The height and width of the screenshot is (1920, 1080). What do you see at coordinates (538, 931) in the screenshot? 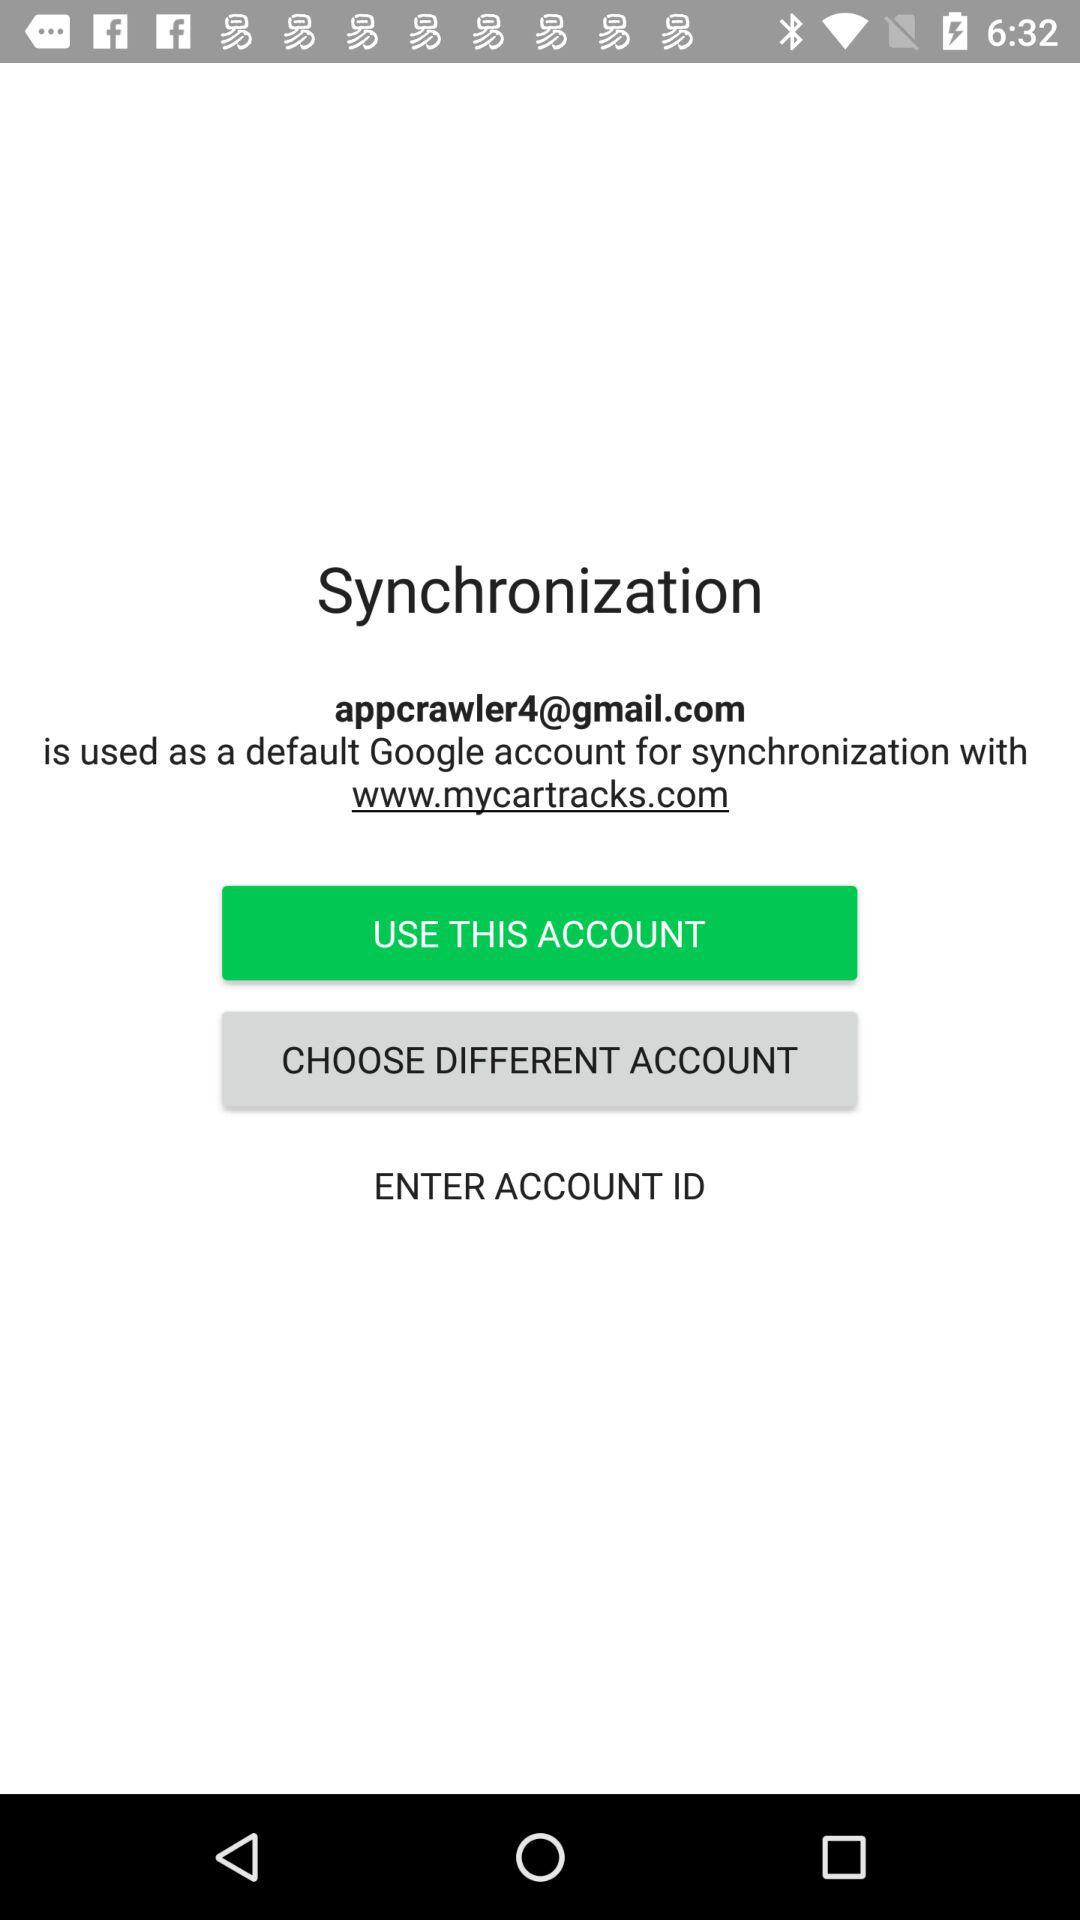
I see `the use this account item` at bounding box center [538, 931].